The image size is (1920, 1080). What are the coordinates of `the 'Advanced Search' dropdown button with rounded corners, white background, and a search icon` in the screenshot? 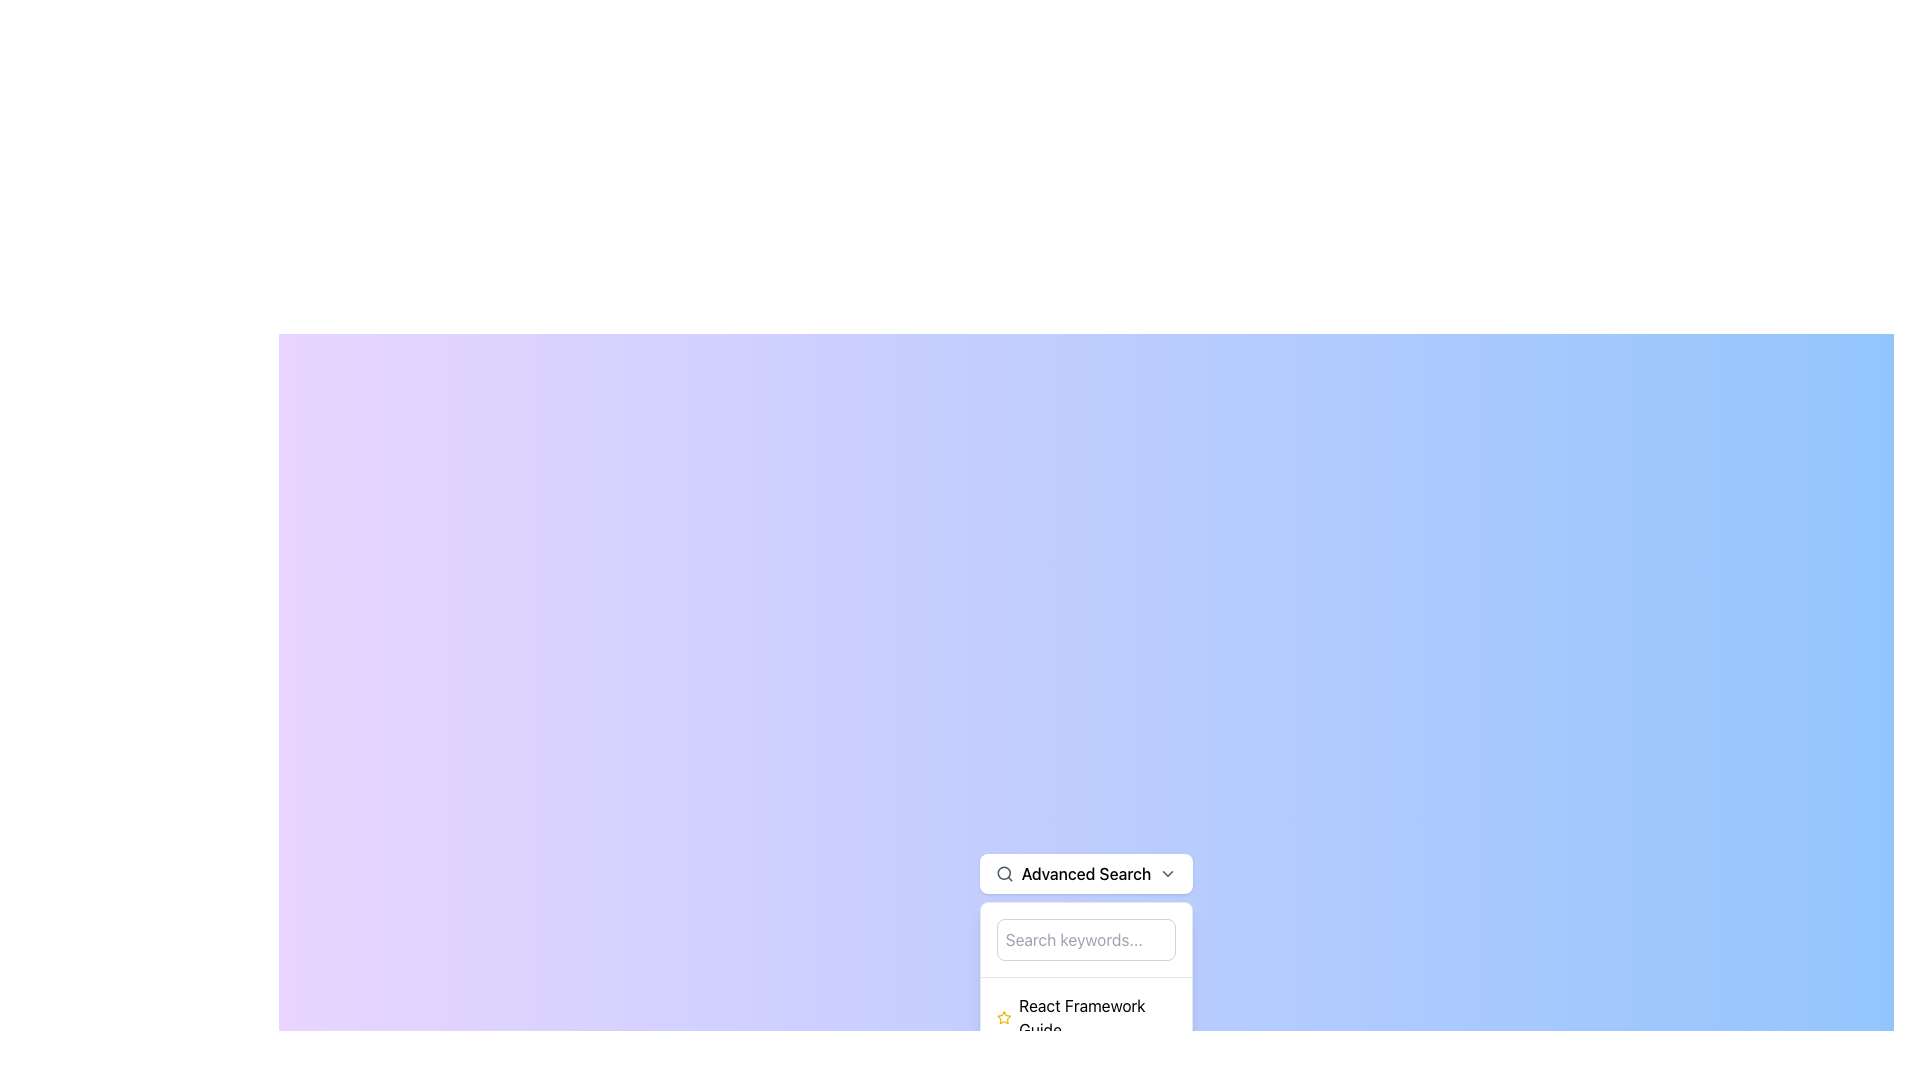 It's located at (1085, 873).